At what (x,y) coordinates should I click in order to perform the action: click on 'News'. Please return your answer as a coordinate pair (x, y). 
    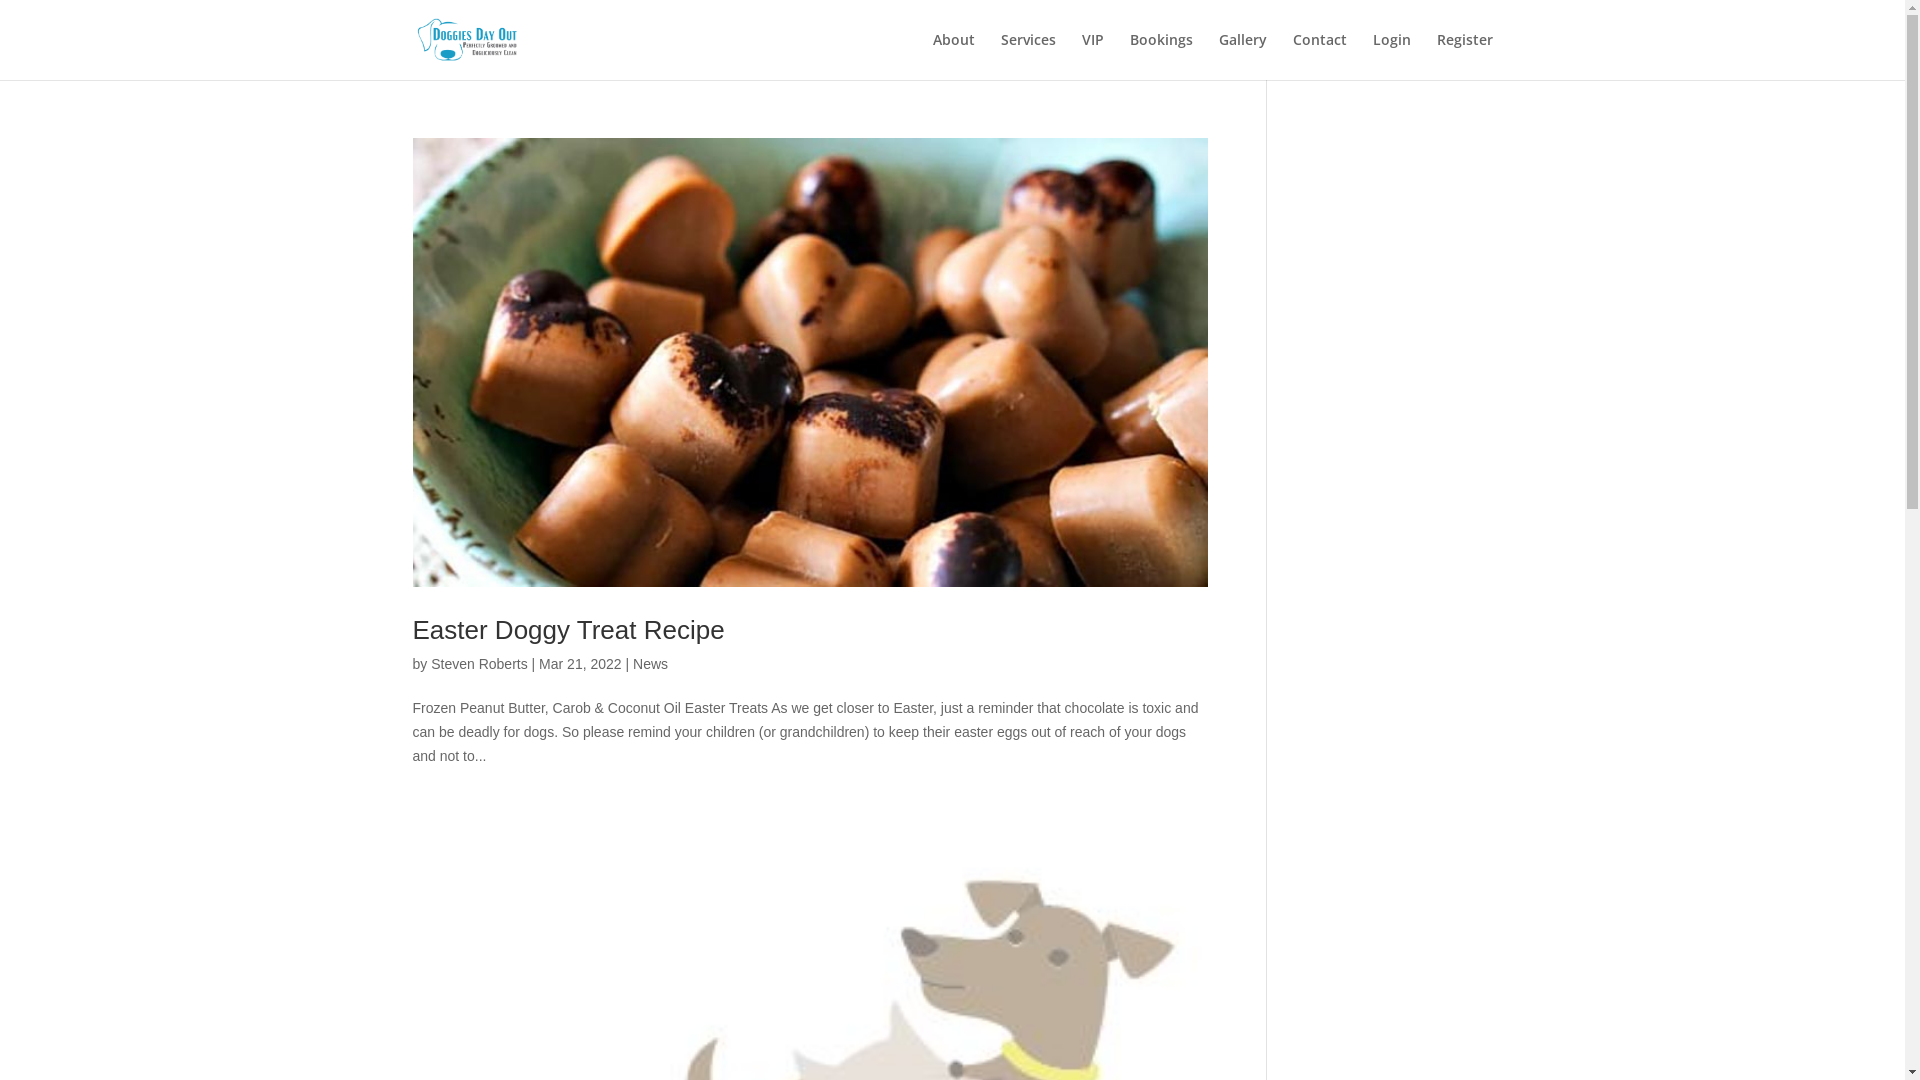
    Looking at the image, I should click on (650, 663).